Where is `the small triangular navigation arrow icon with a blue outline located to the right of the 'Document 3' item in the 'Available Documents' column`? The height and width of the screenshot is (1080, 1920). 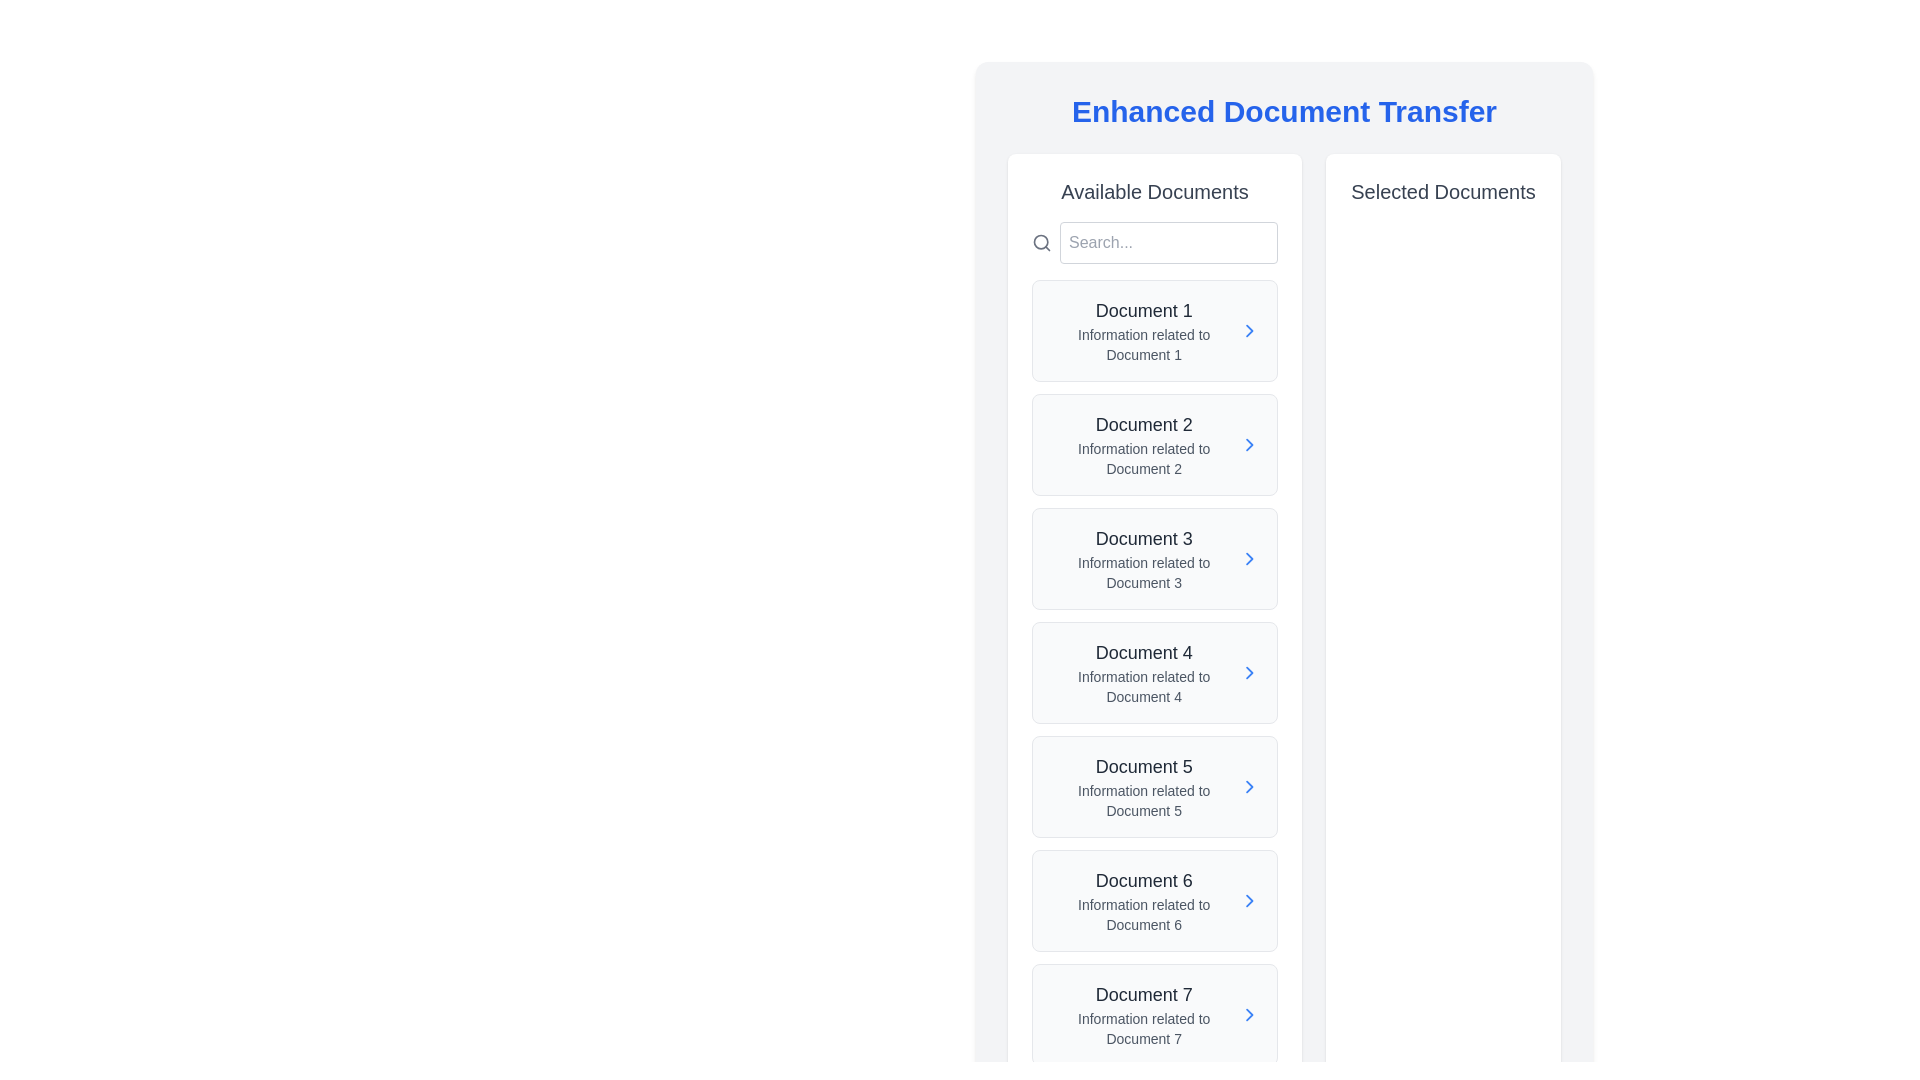
the small triangular navigation arrow icon with a blue outline located to the right of the 'Document 3' item in the 'Available Documents' column is located at coordinates (1249, 559).